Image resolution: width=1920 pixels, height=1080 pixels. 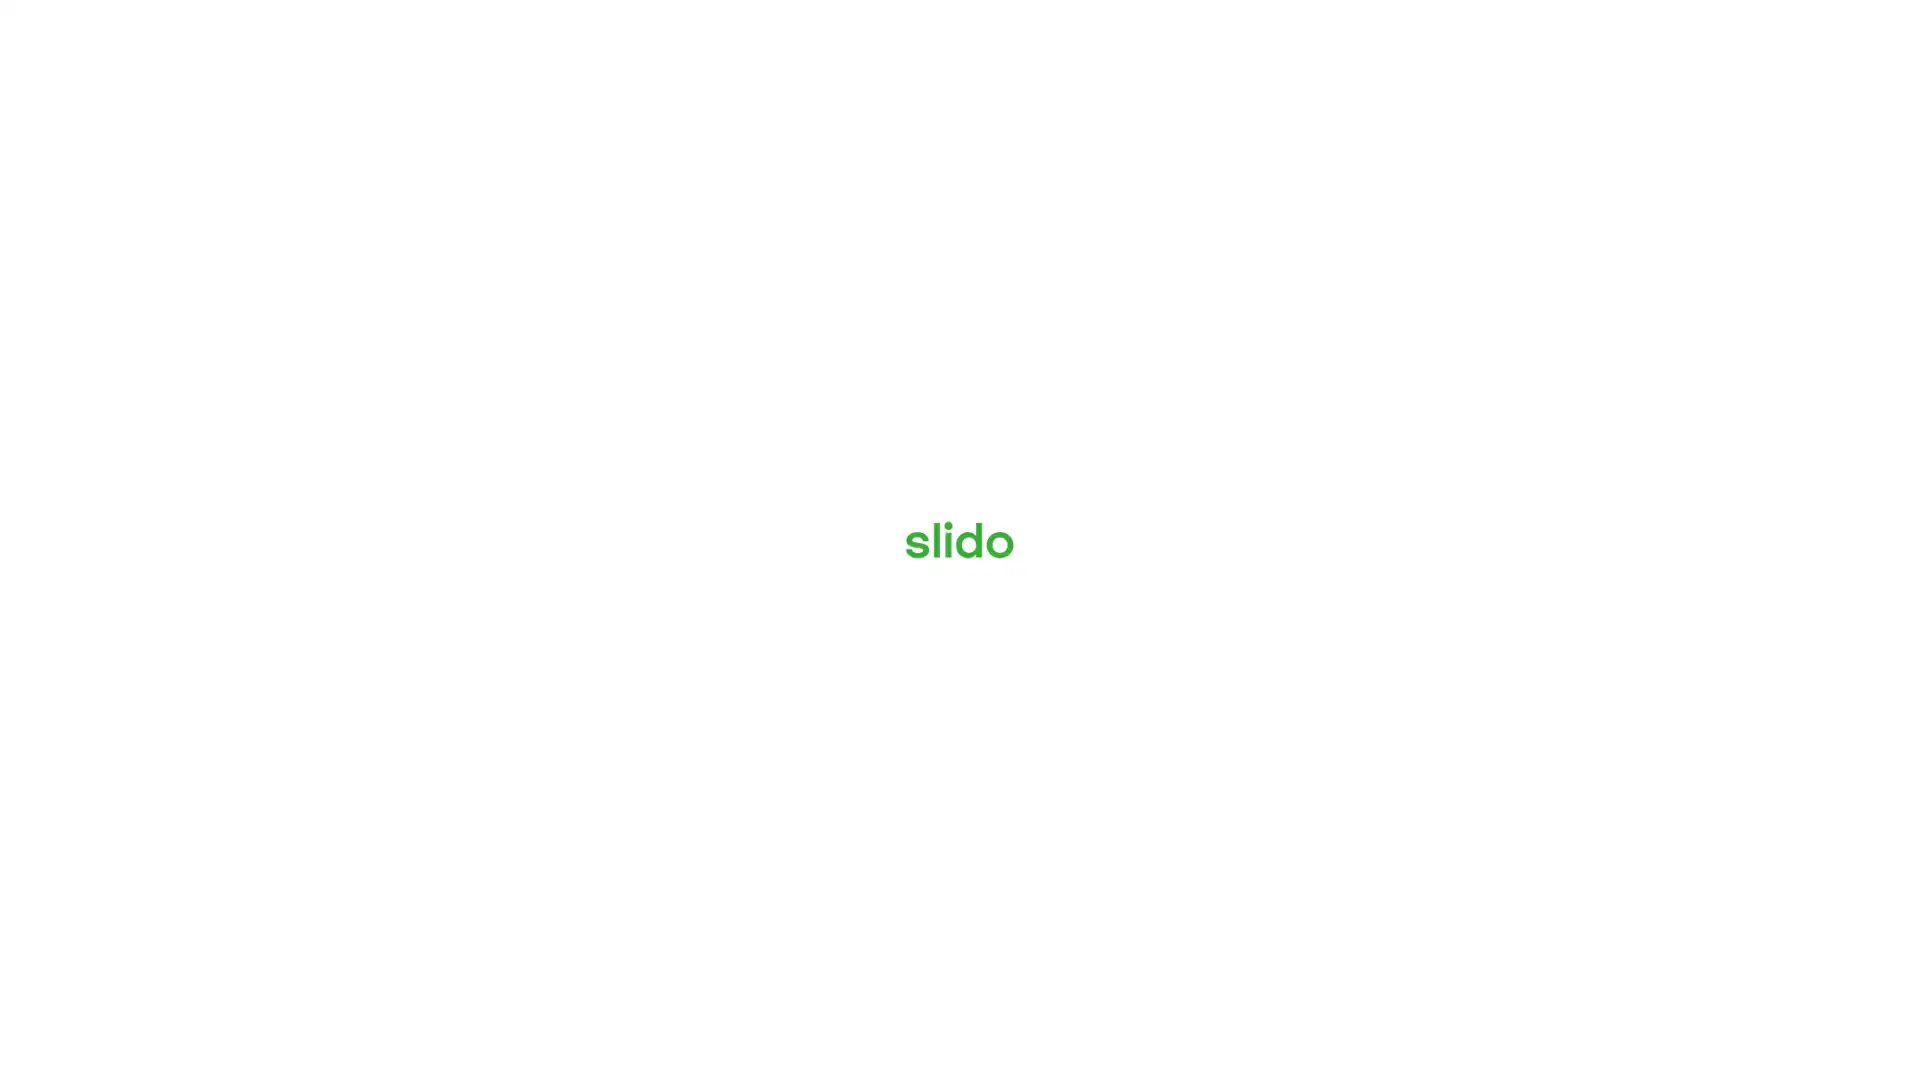 What do you see at coordinates (1772, 527) in the screenshot?
I see `25 votes, Upvote question` at bounding box center [1772, 527].